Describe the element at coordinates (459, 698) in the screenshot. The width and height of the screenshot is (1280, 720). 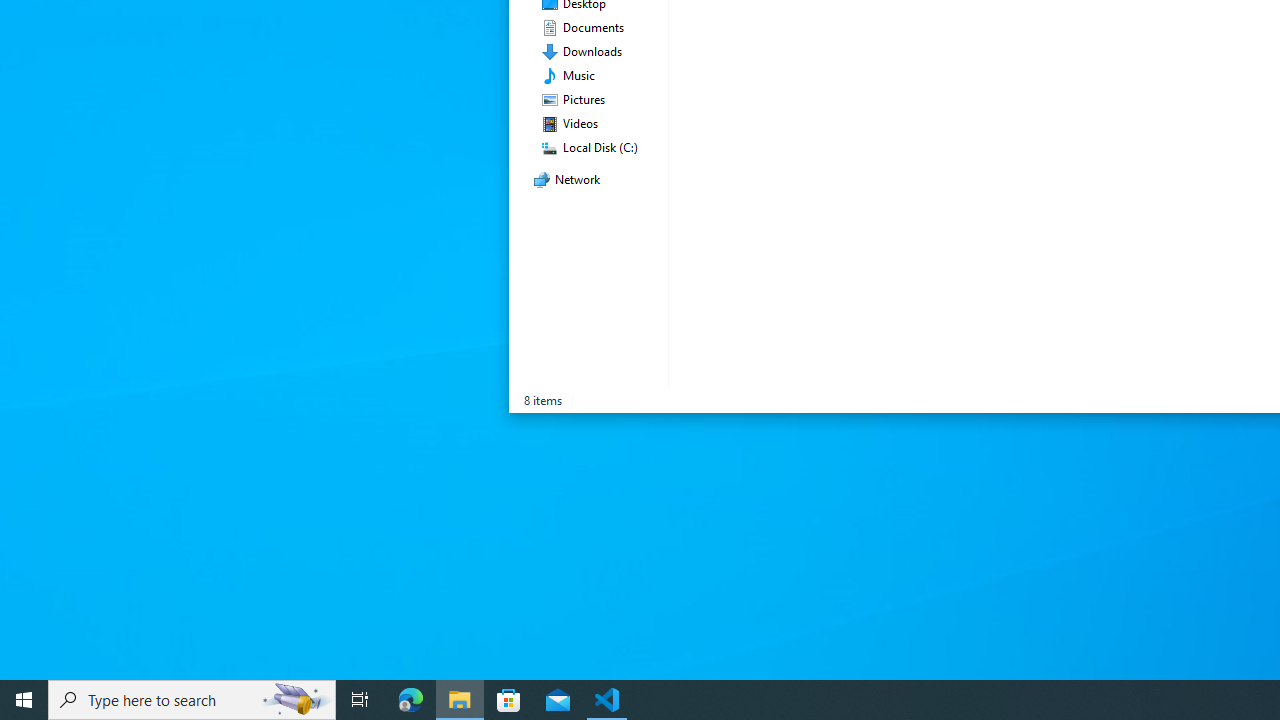
I see `'File Explorer - 1 running window'` at that location.